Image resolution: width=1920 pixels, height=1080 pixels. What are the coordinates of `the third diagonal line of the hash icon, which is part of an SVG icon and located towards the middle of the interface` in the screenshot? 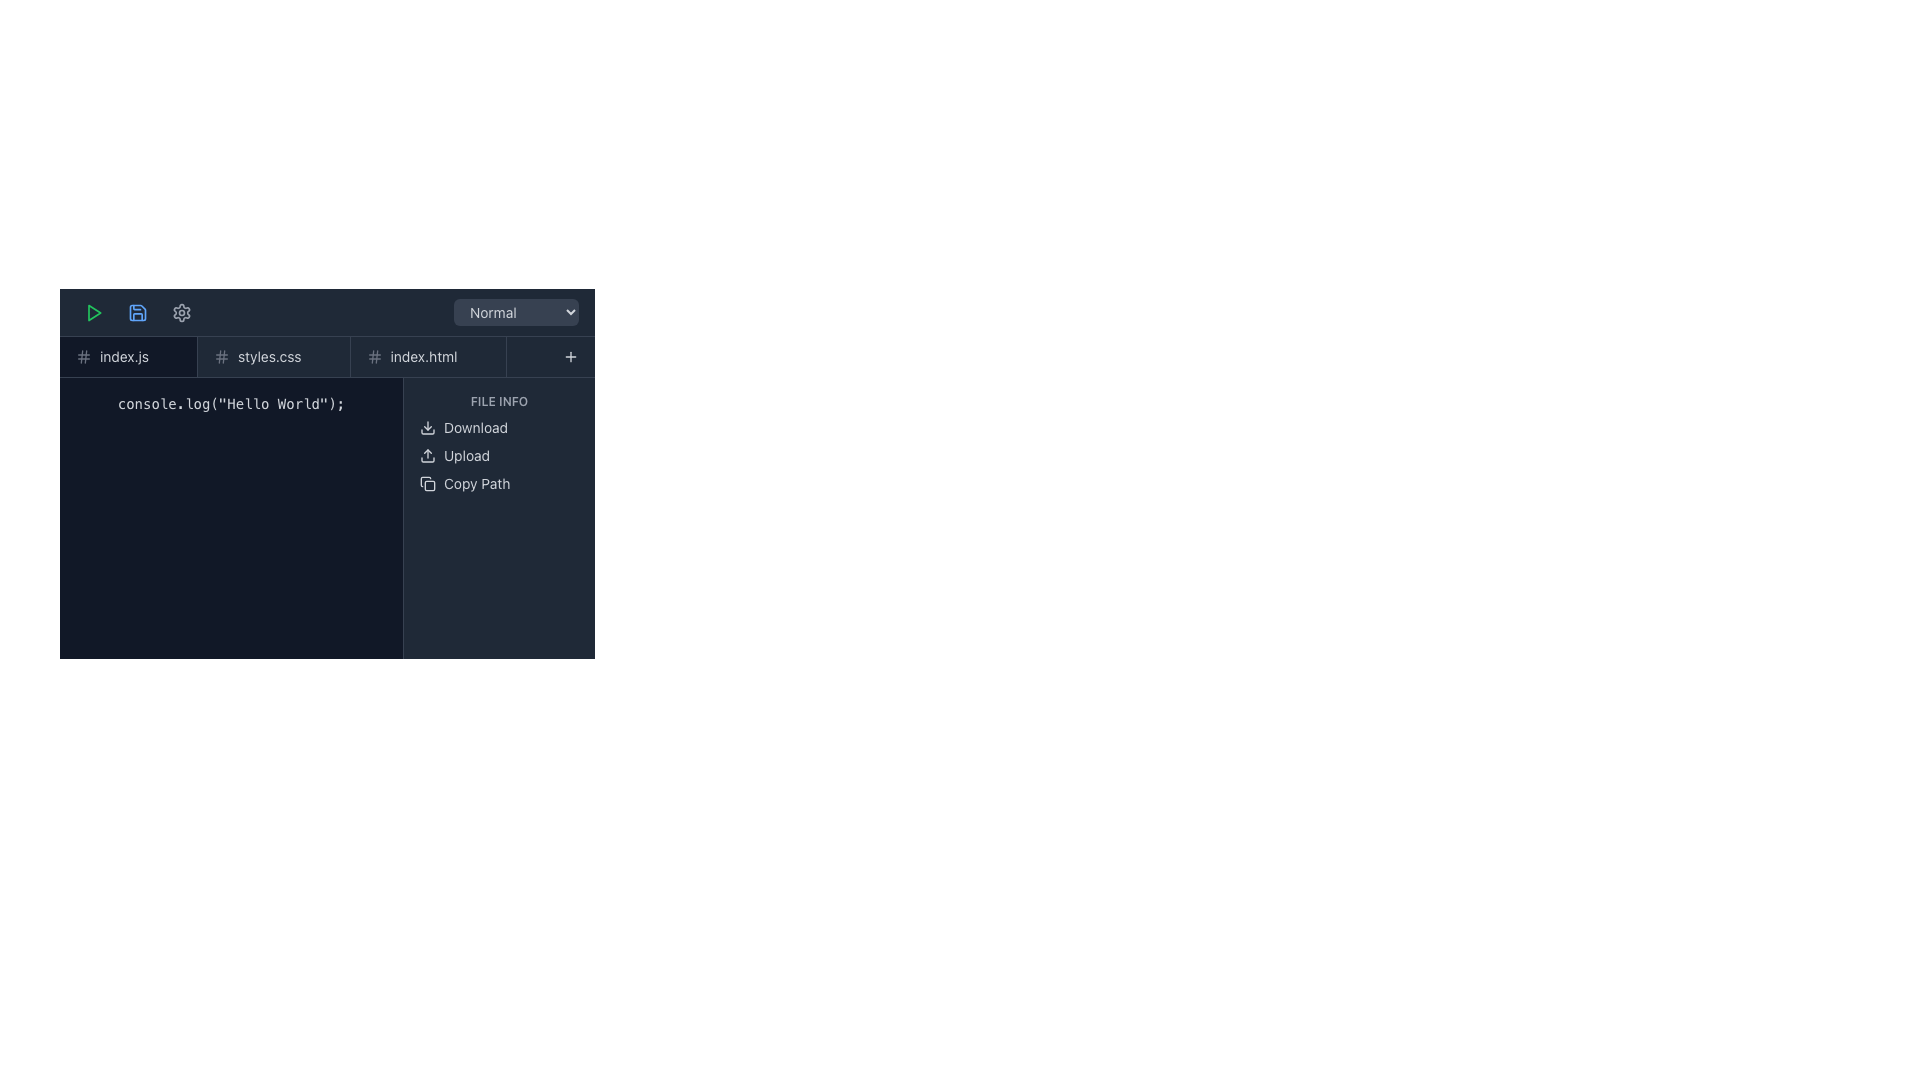 It's located at (220, 356).